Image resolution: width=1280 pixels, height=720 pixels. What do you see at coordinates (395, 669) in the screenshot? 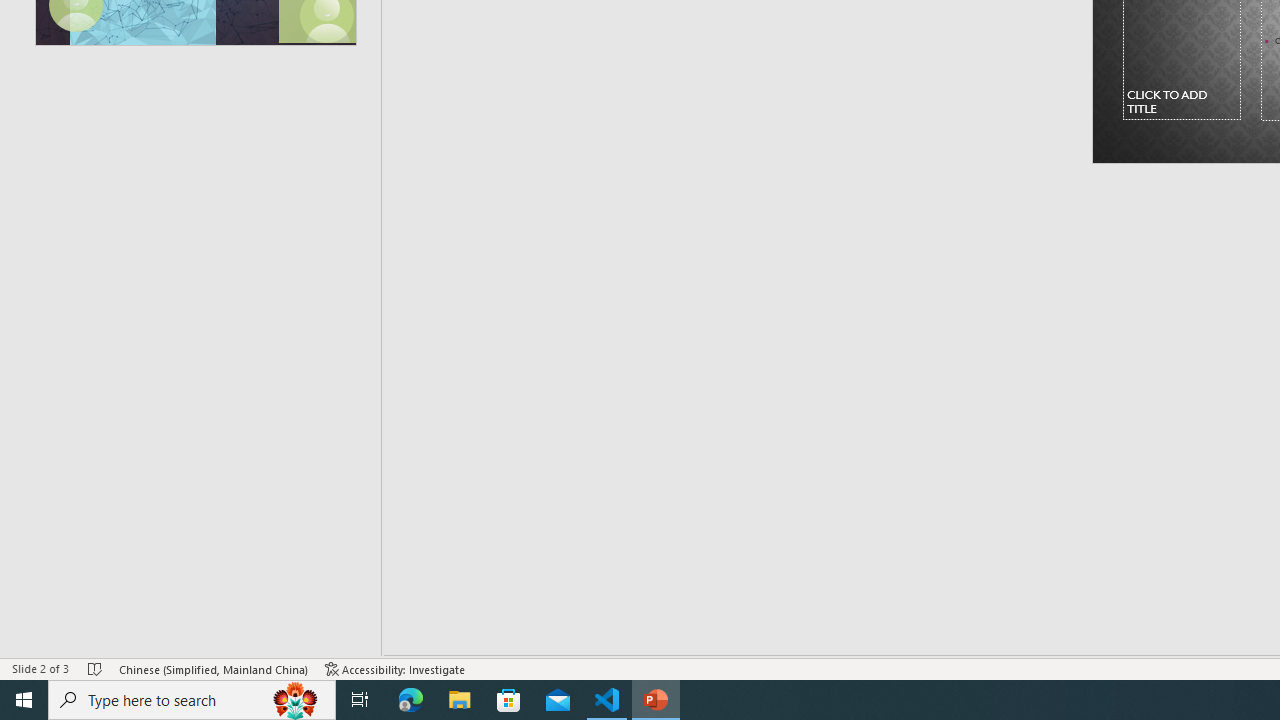
I see `'Accessibility Checker Accessibility: Investigate'` at bounding box center [395, 669].